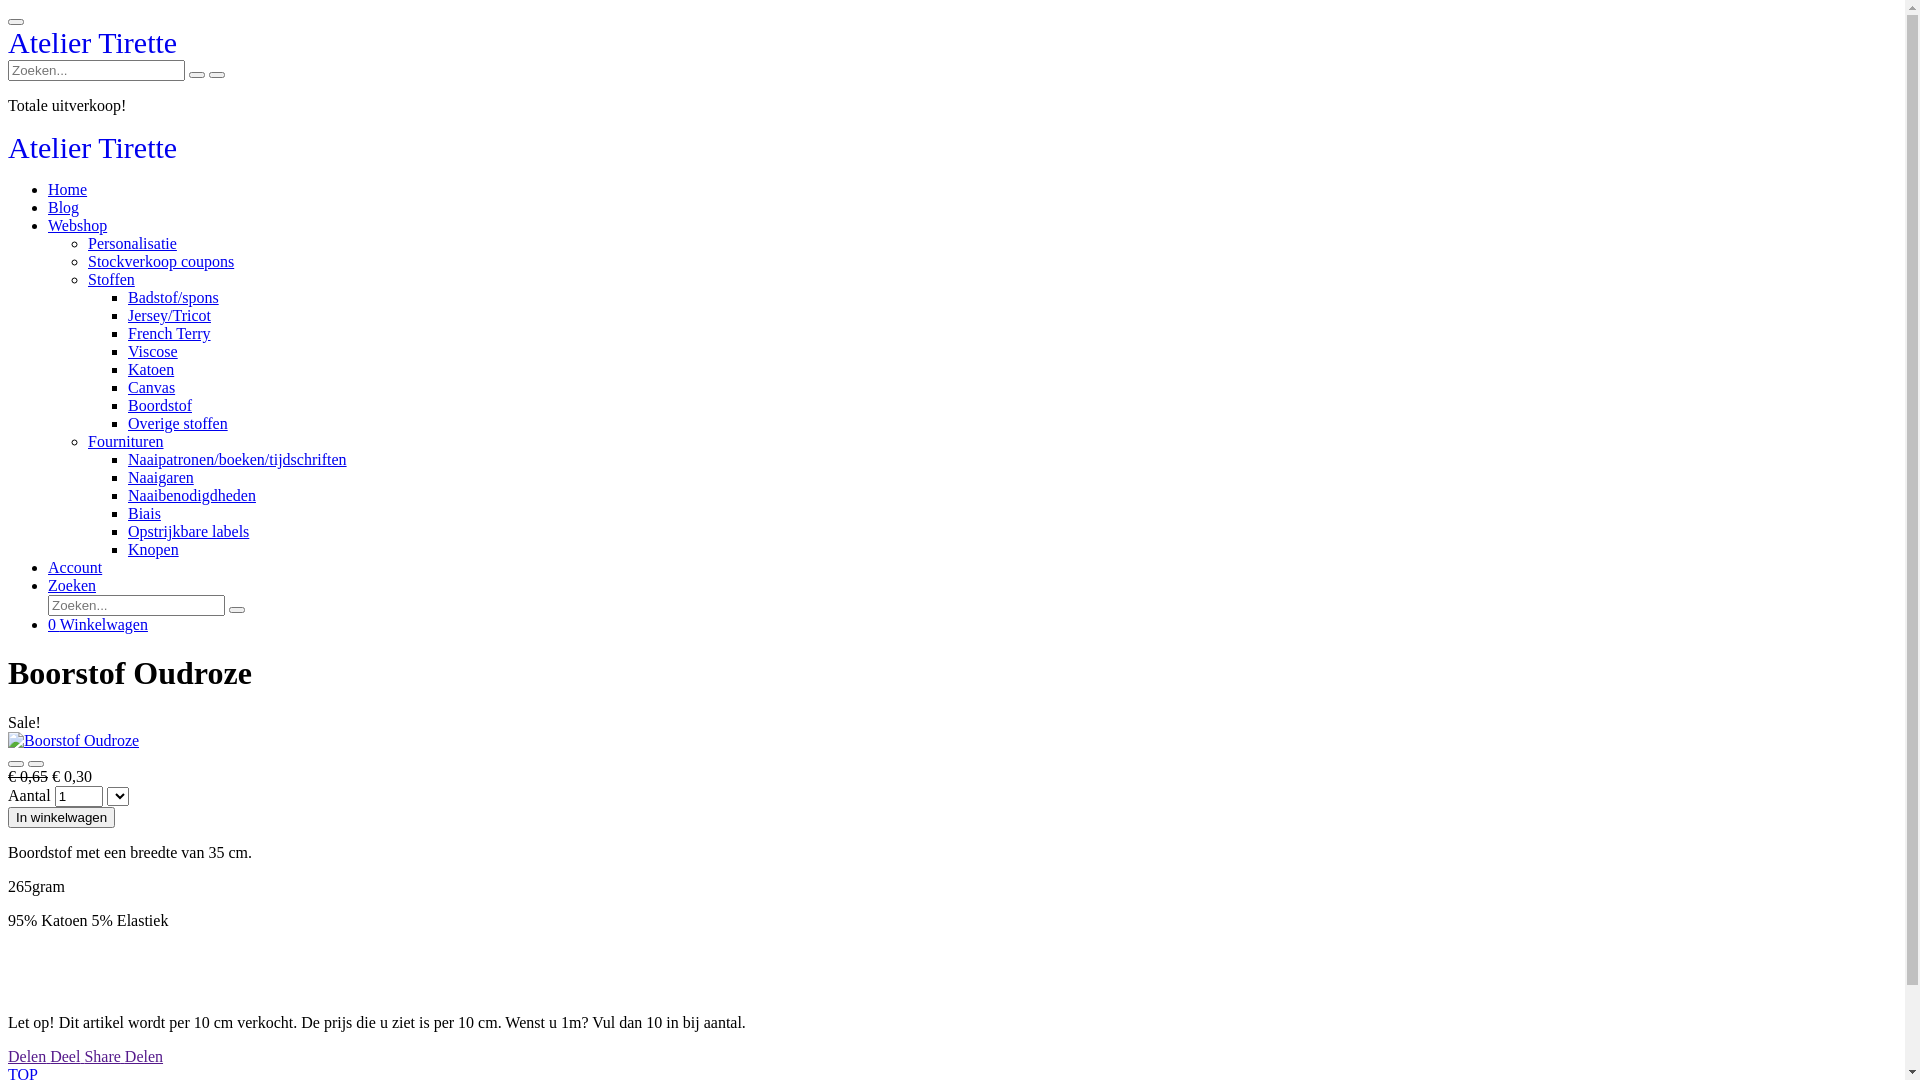  I want to click on 'Stoffen', so click(86, 279).